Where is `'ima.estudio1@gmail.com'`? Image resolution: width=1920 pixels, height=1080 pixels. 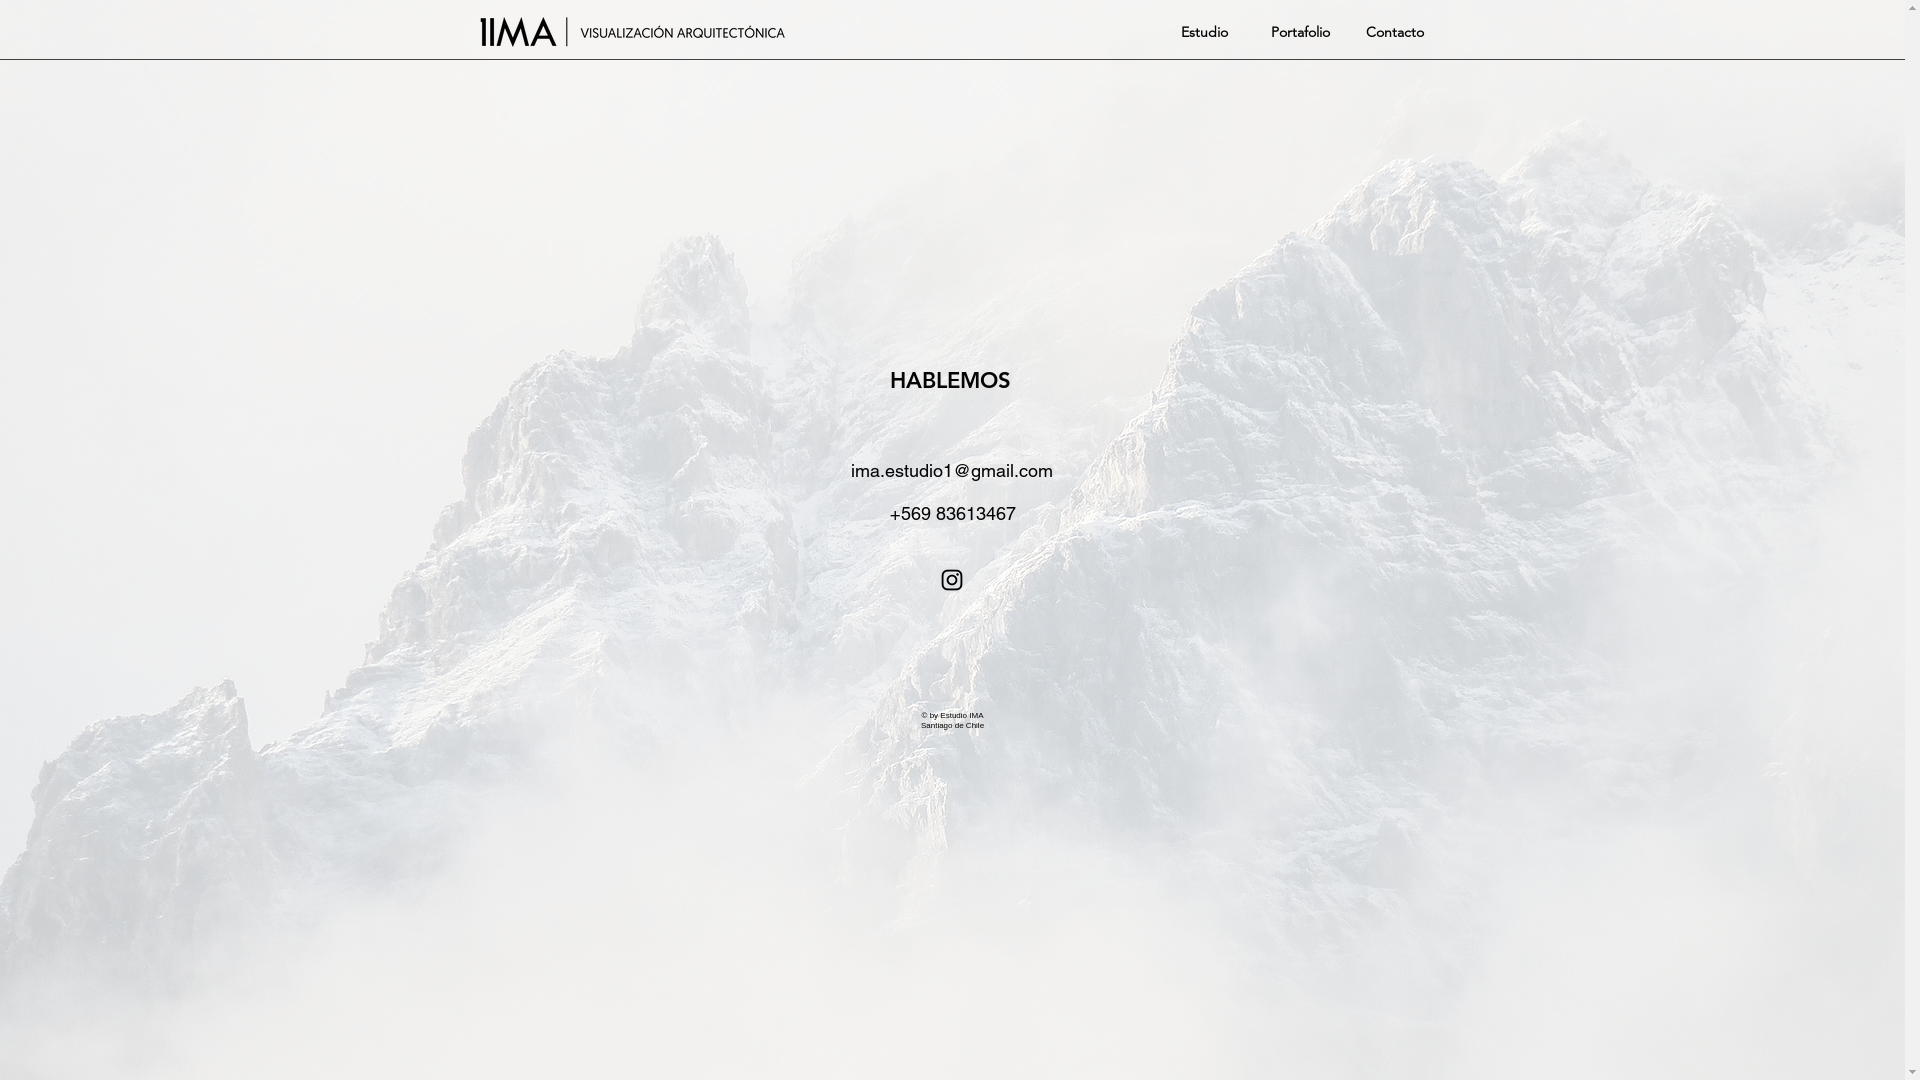 'ima.estudio1@gmail.com' is located at coordinates (951, 470).